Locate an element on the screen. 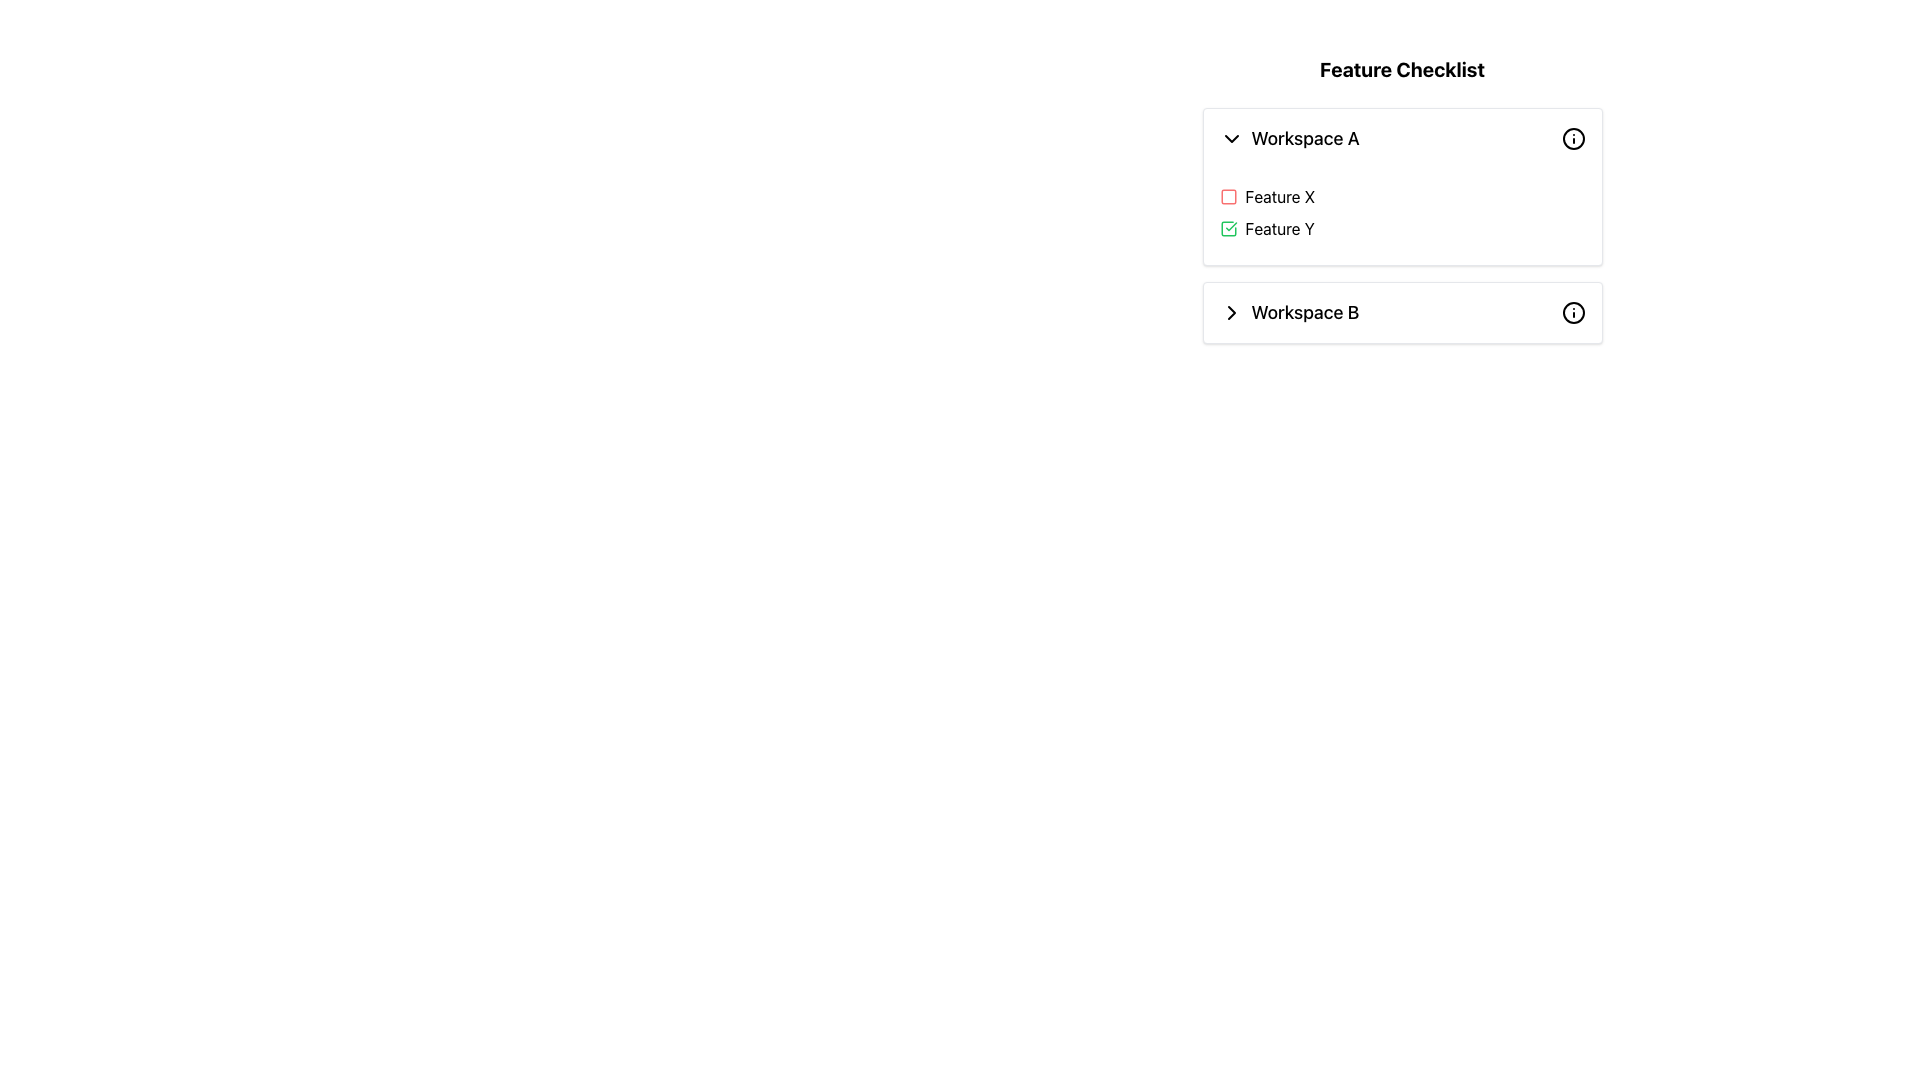  the list item labeled 'Workspace B' is located at coordinates (1401, 312).